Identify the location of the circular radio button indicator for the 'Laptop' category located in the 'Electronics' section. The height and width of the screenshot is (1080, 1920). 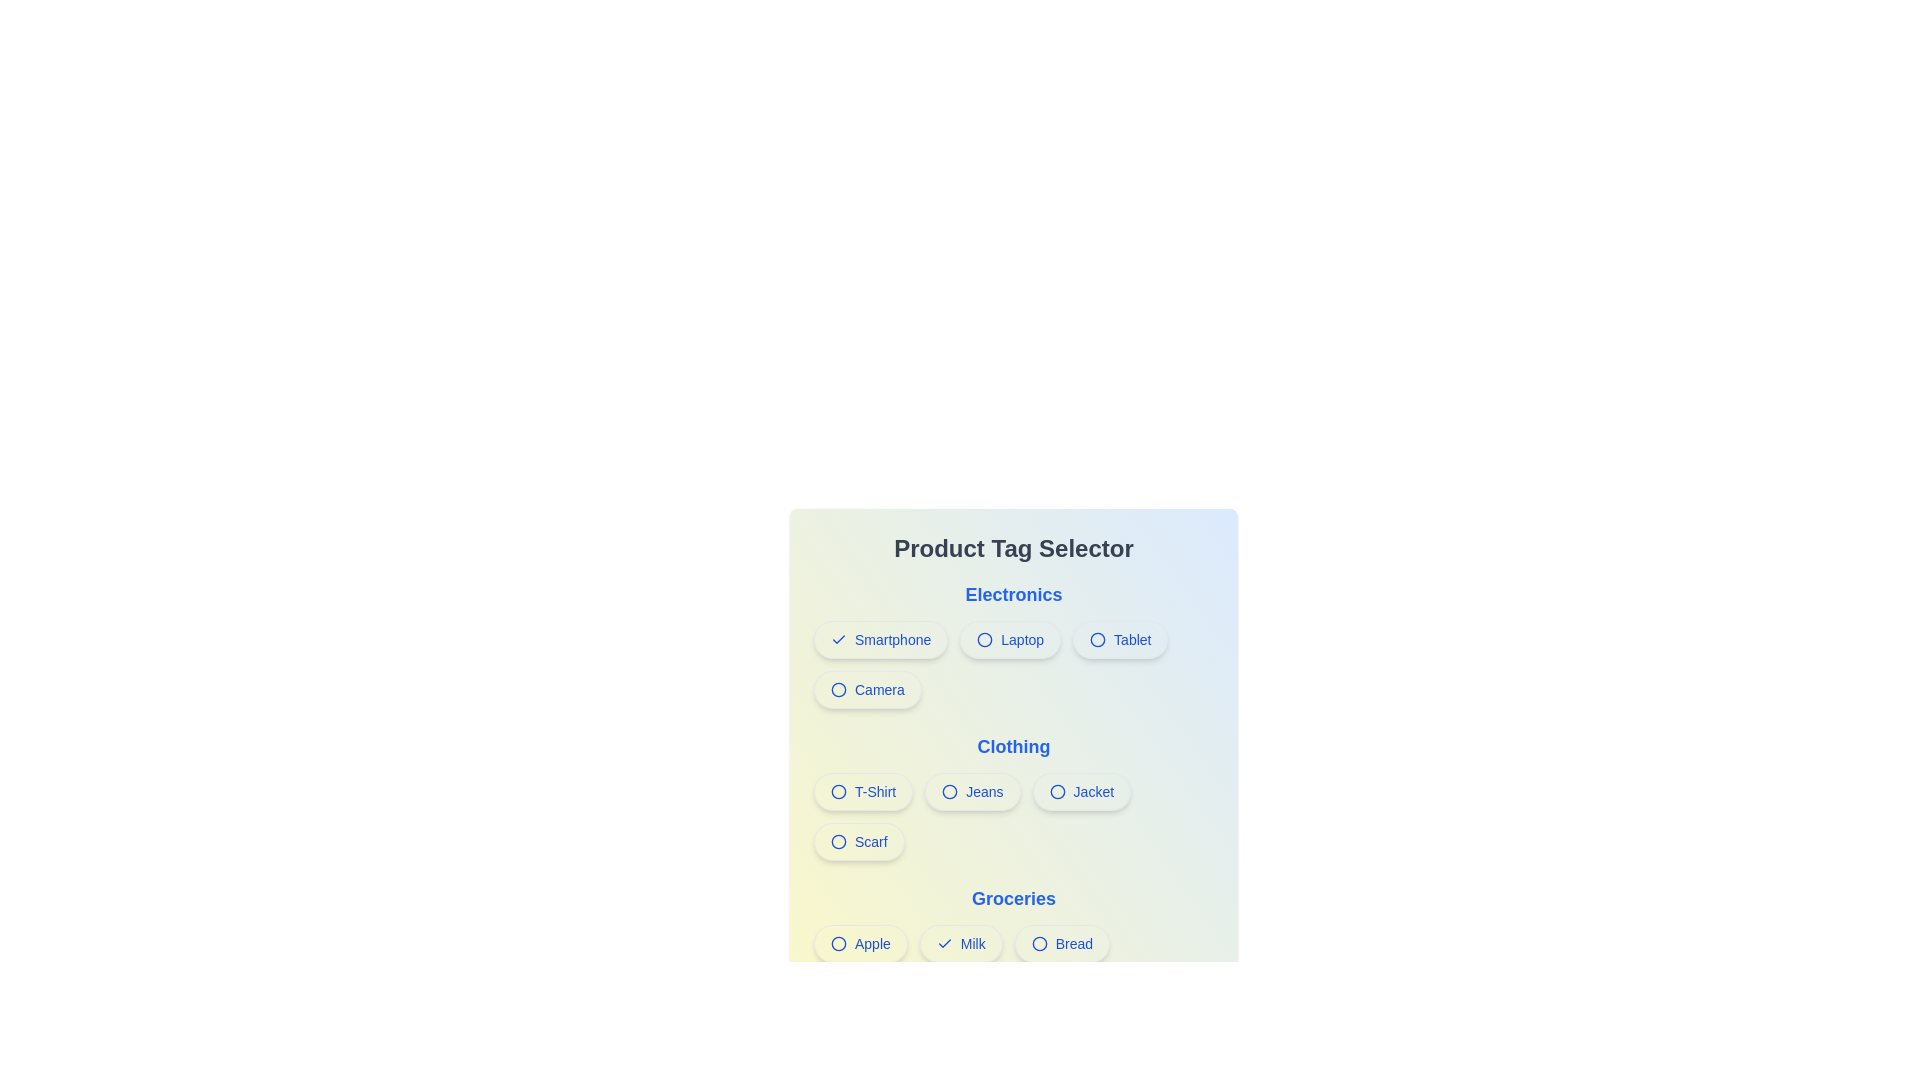
(985, 640).